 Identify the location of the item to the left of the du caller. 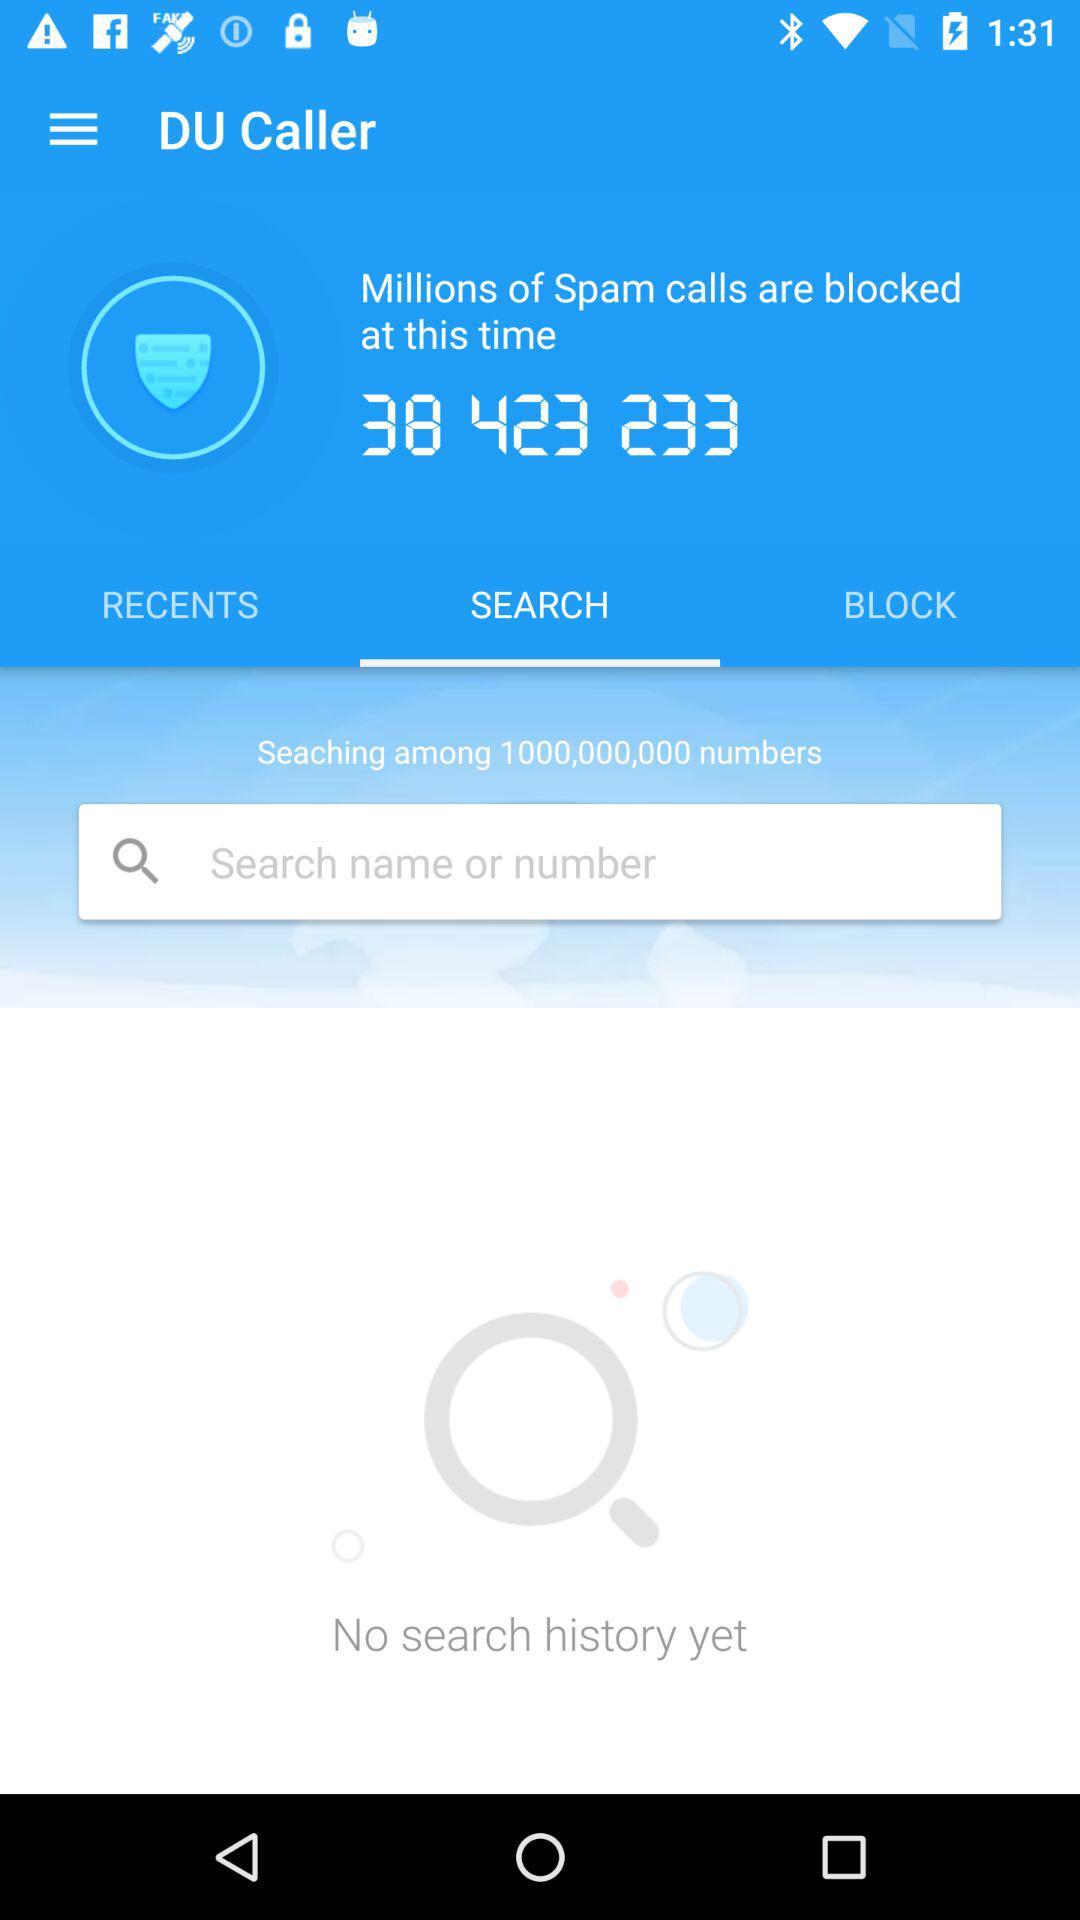
(72, 127).